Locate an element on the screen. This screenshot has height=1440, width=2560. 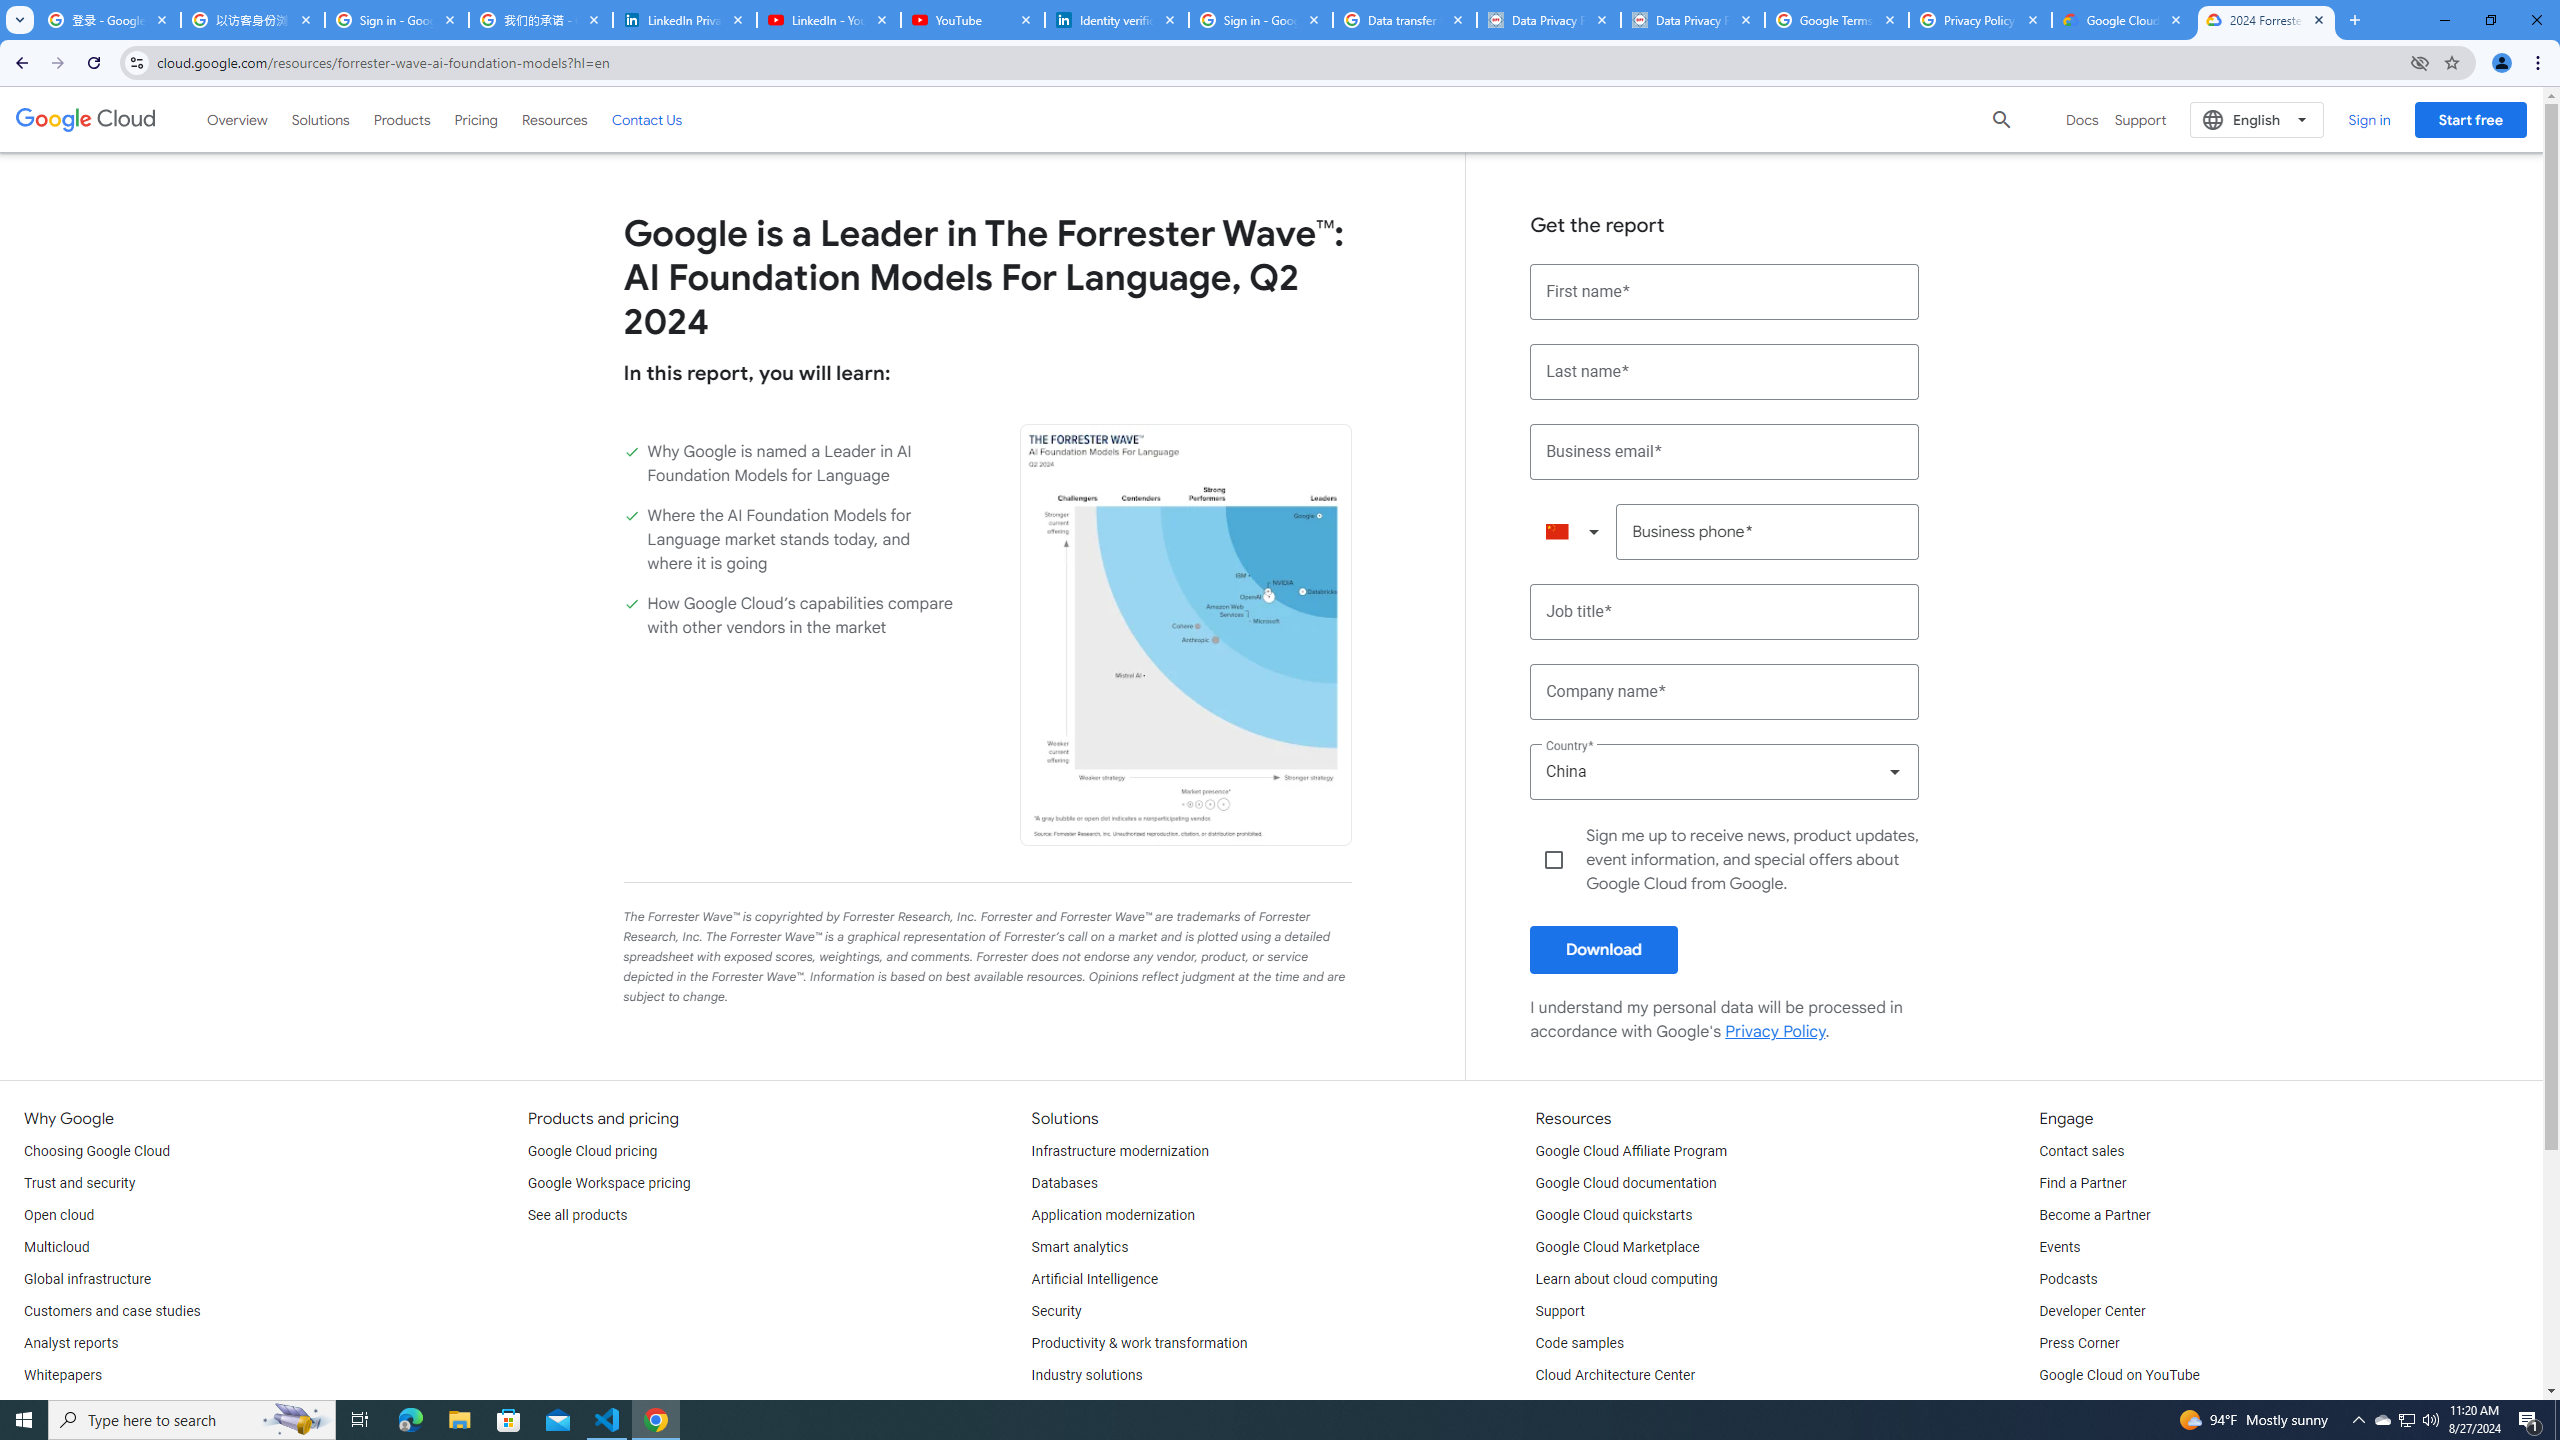
'Google Cloud Tech on YouTube' is located at coordinates (2136, 1408).